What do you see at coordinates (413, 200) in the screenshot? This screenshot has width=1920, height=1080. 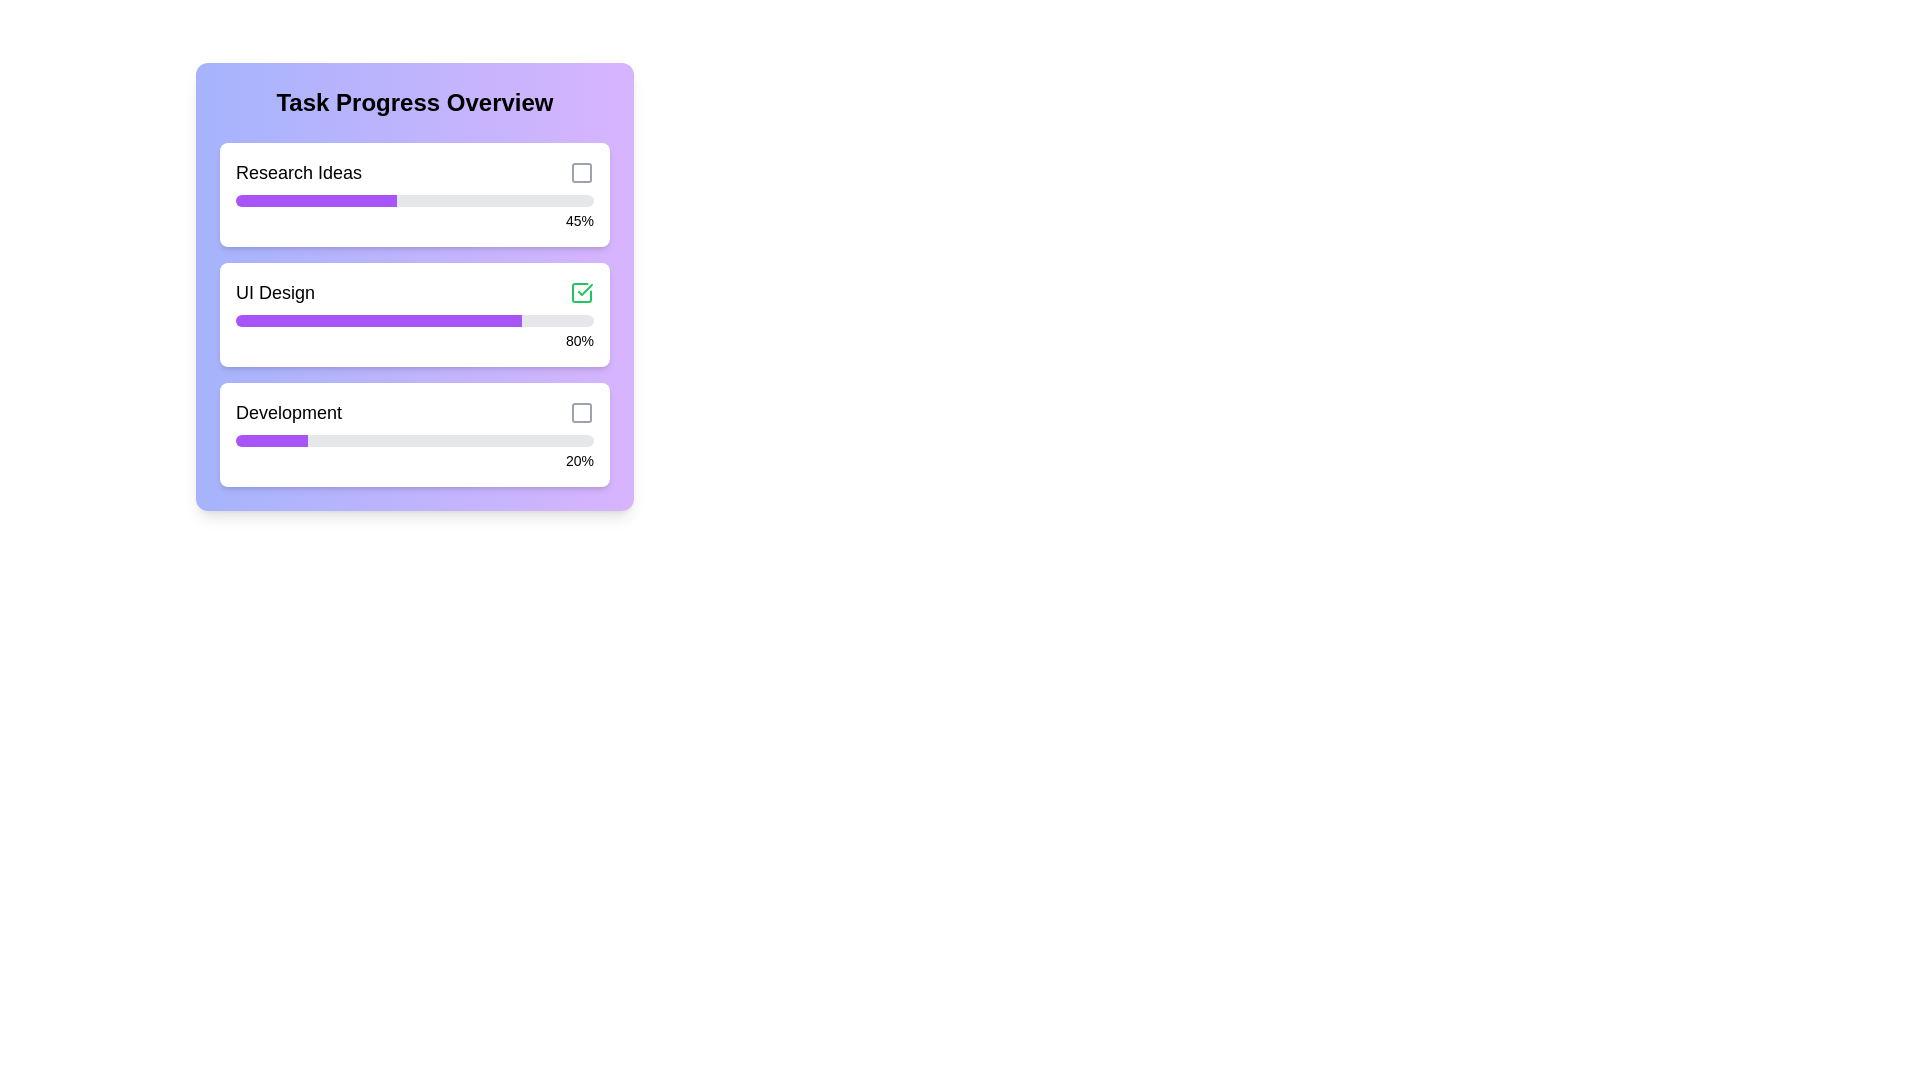 I see `the horizontal progress bar in the 'Task Progress Overview' widget, which has a gray background and a purple filled section, to indicate the current progress at 45%` at bounding box center [413, 200].